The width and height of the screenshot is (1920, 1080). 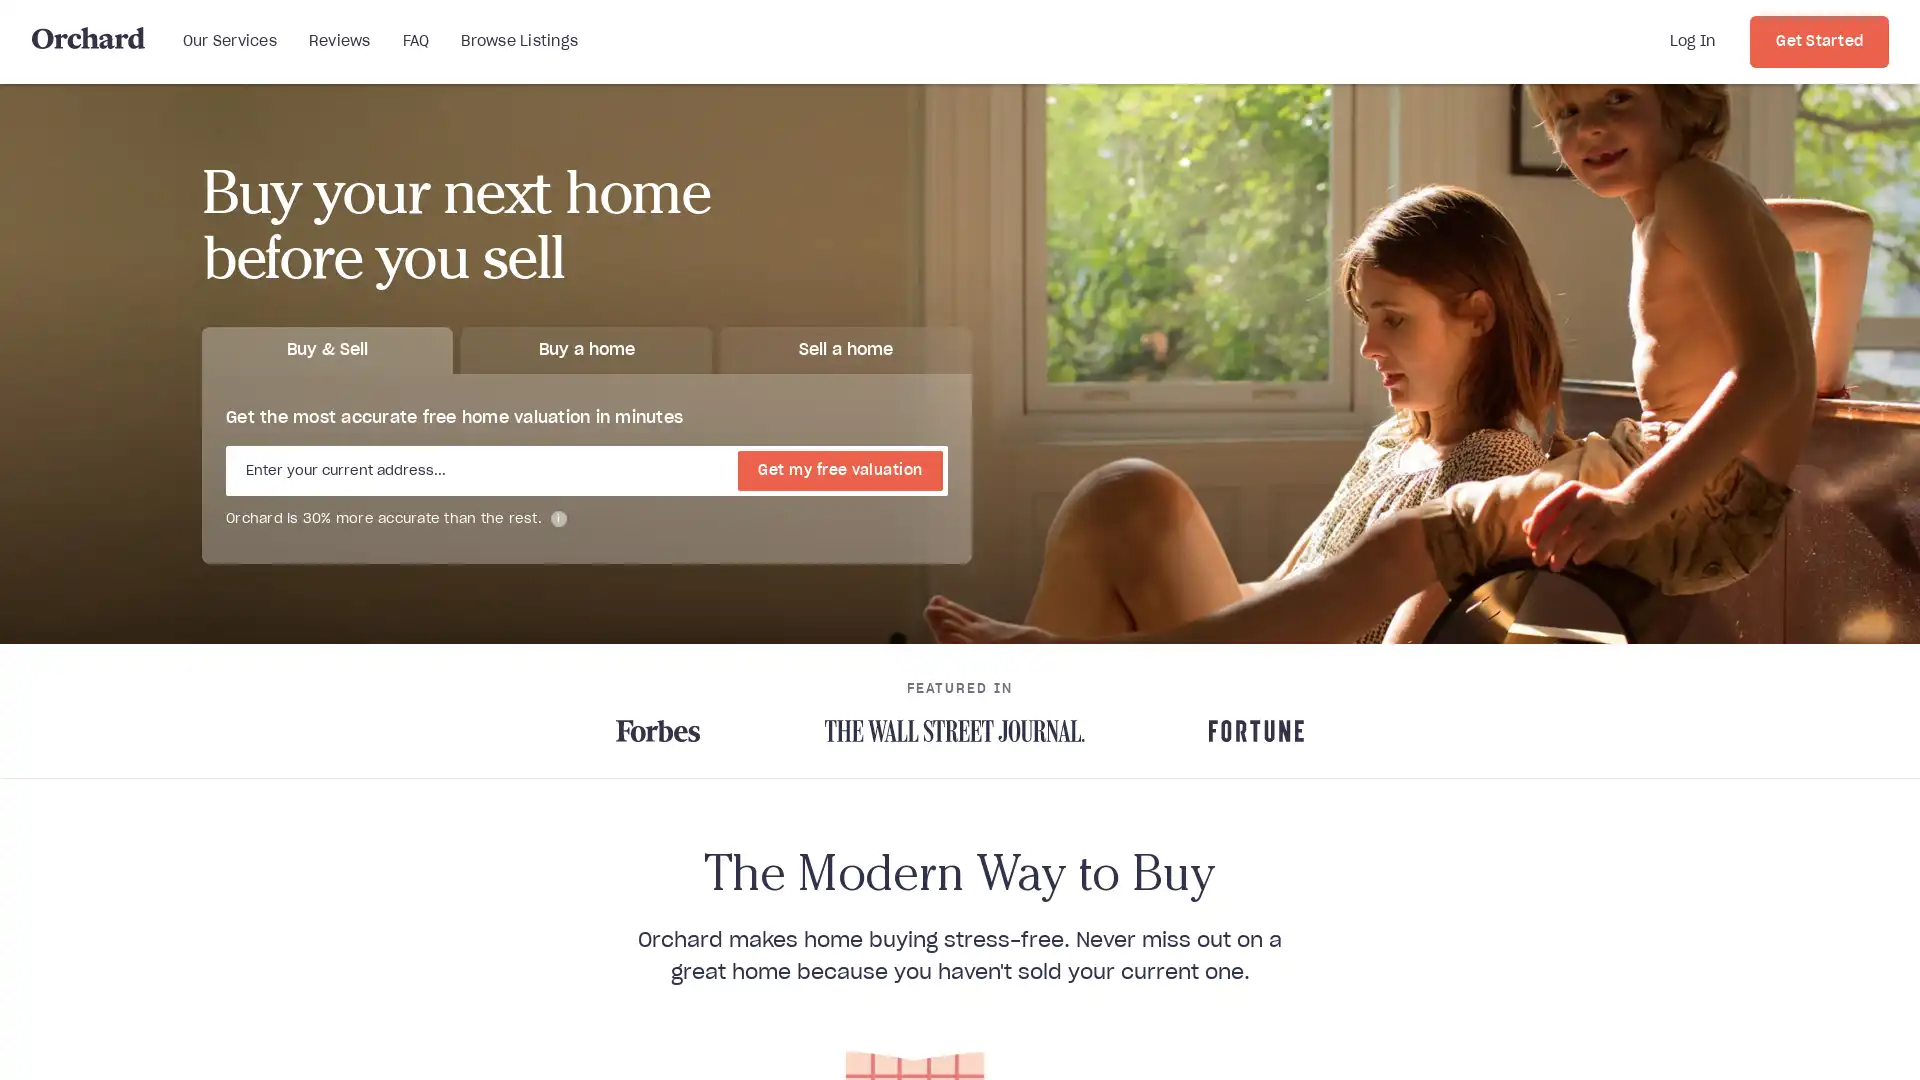 What do you see at coordinates (1869, 1034) in the screenshot?
I see `Close Chatbox` at bounding box center [1869, 1034].